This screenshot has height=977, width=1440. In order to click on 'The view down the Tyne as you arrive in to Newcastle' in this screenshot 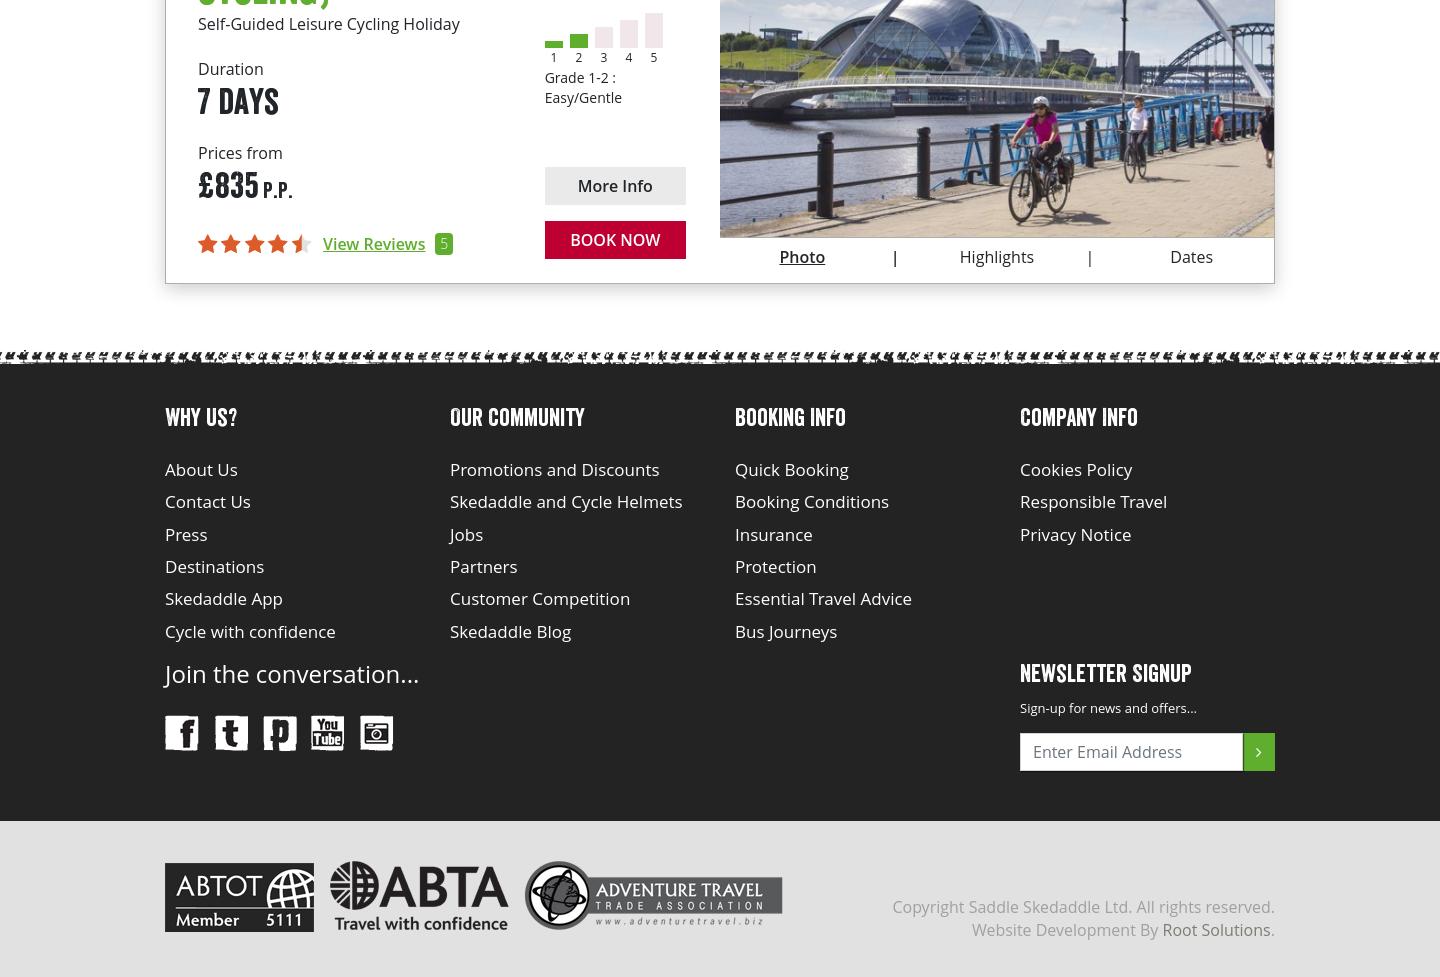, I will do `click(957, 15)`.